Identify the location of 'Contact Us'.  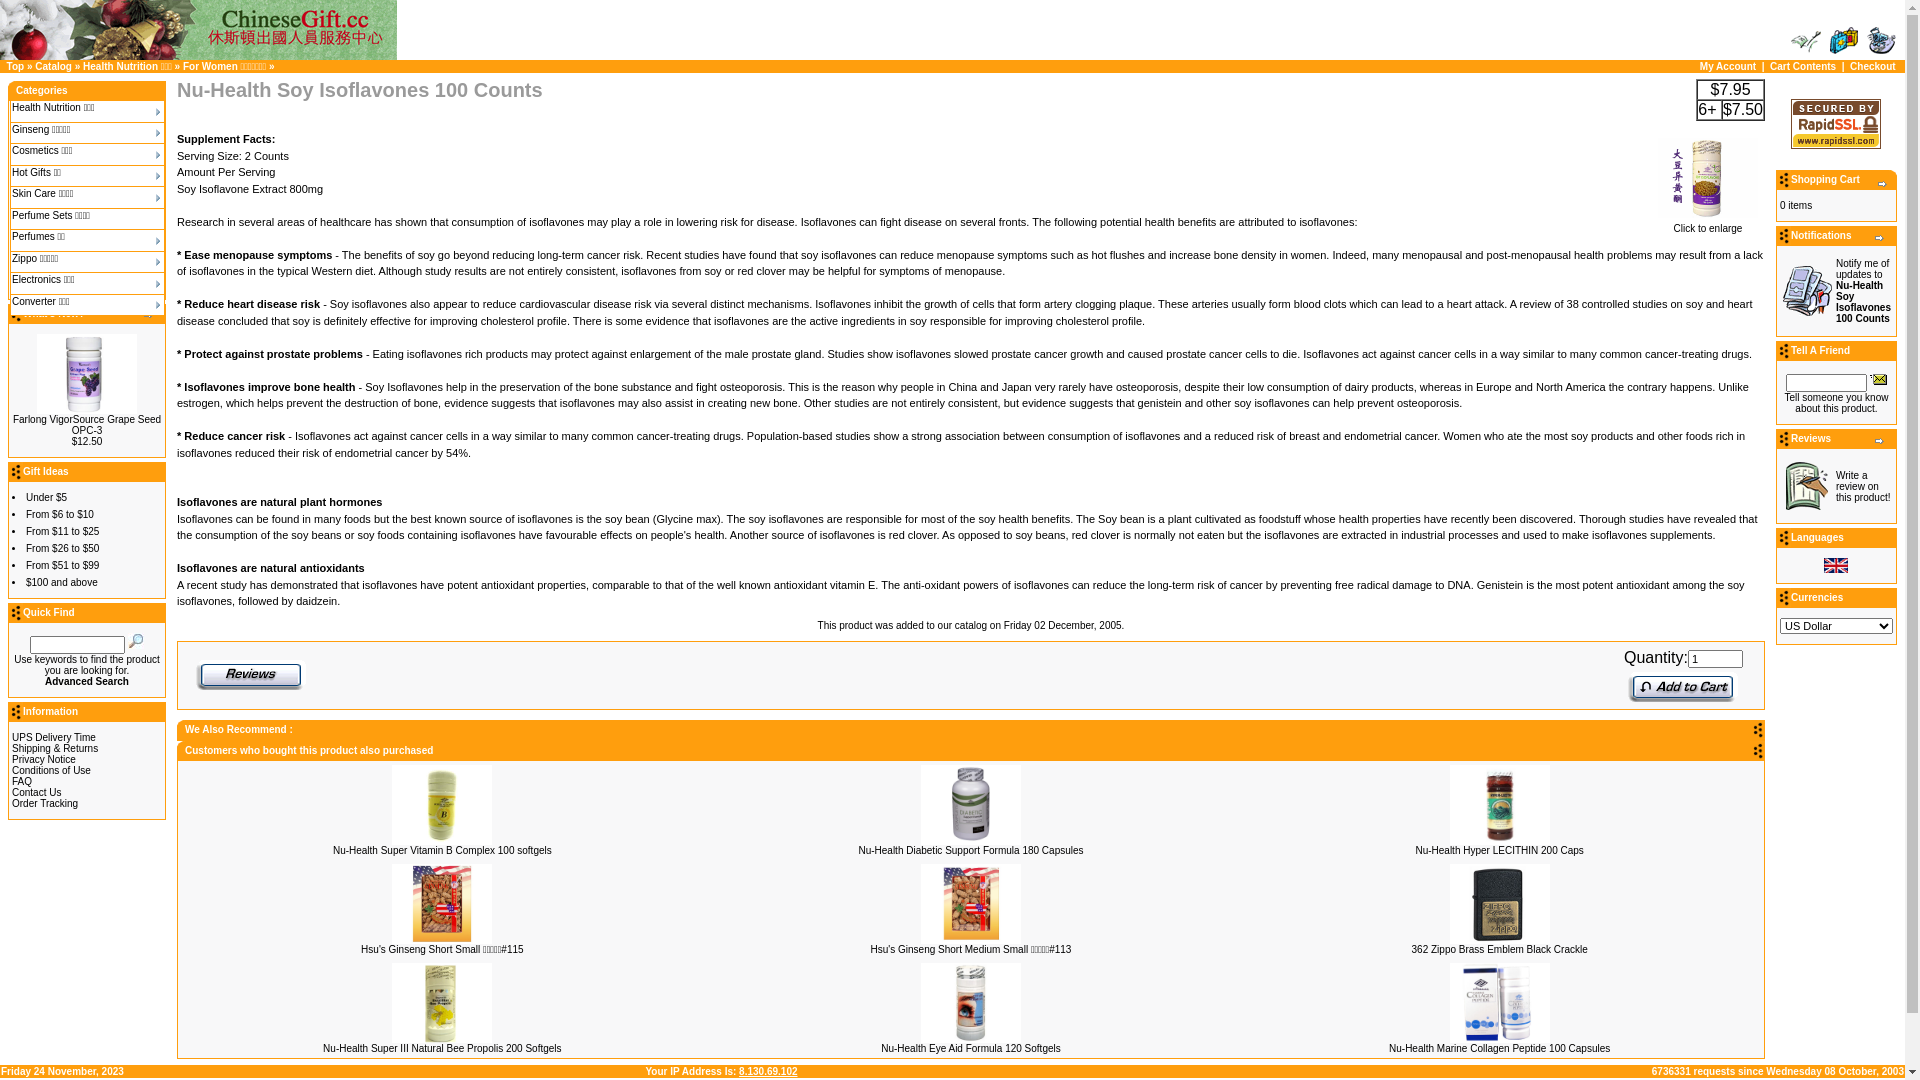
(36, 791).